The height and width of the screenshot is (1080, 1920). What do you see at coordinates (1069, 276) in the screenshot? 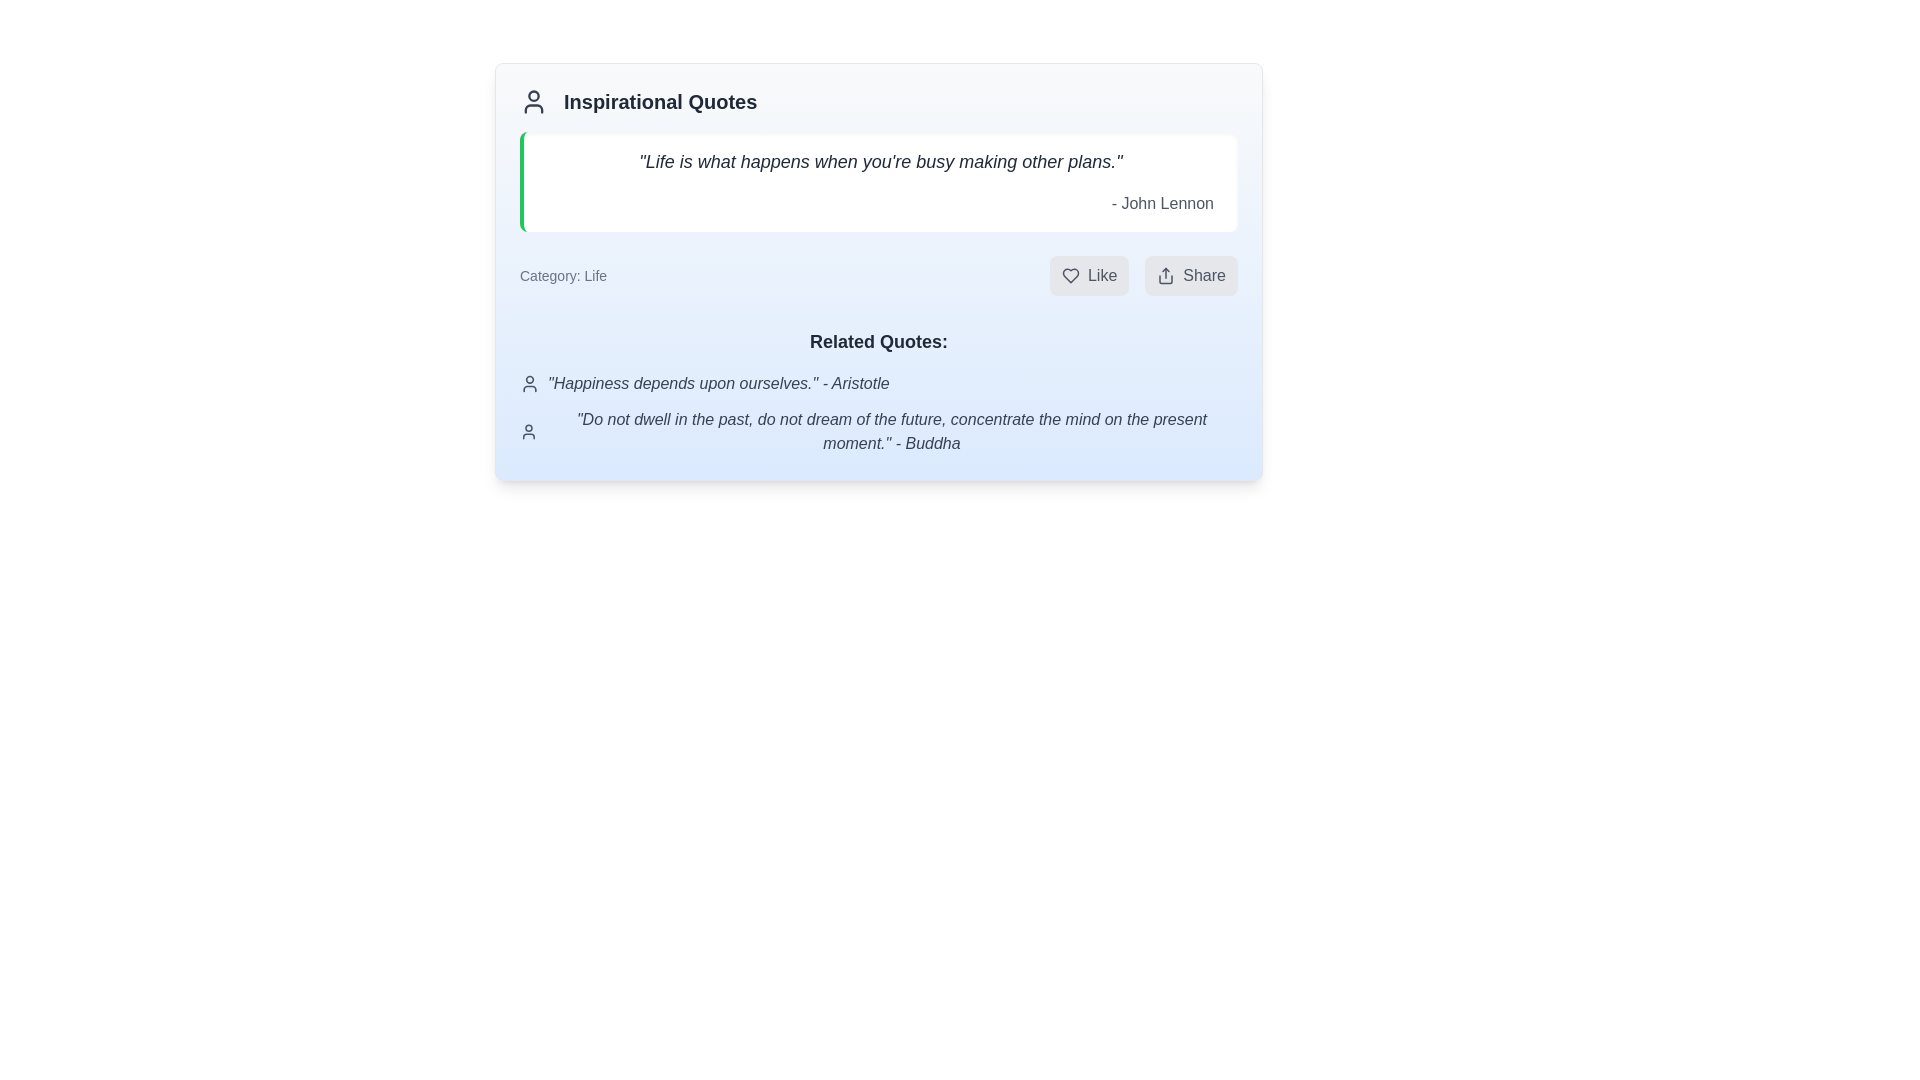
I see `the heart icon located on the right side of the main content area beneath the quote text` at bounding box center [1069, 276].